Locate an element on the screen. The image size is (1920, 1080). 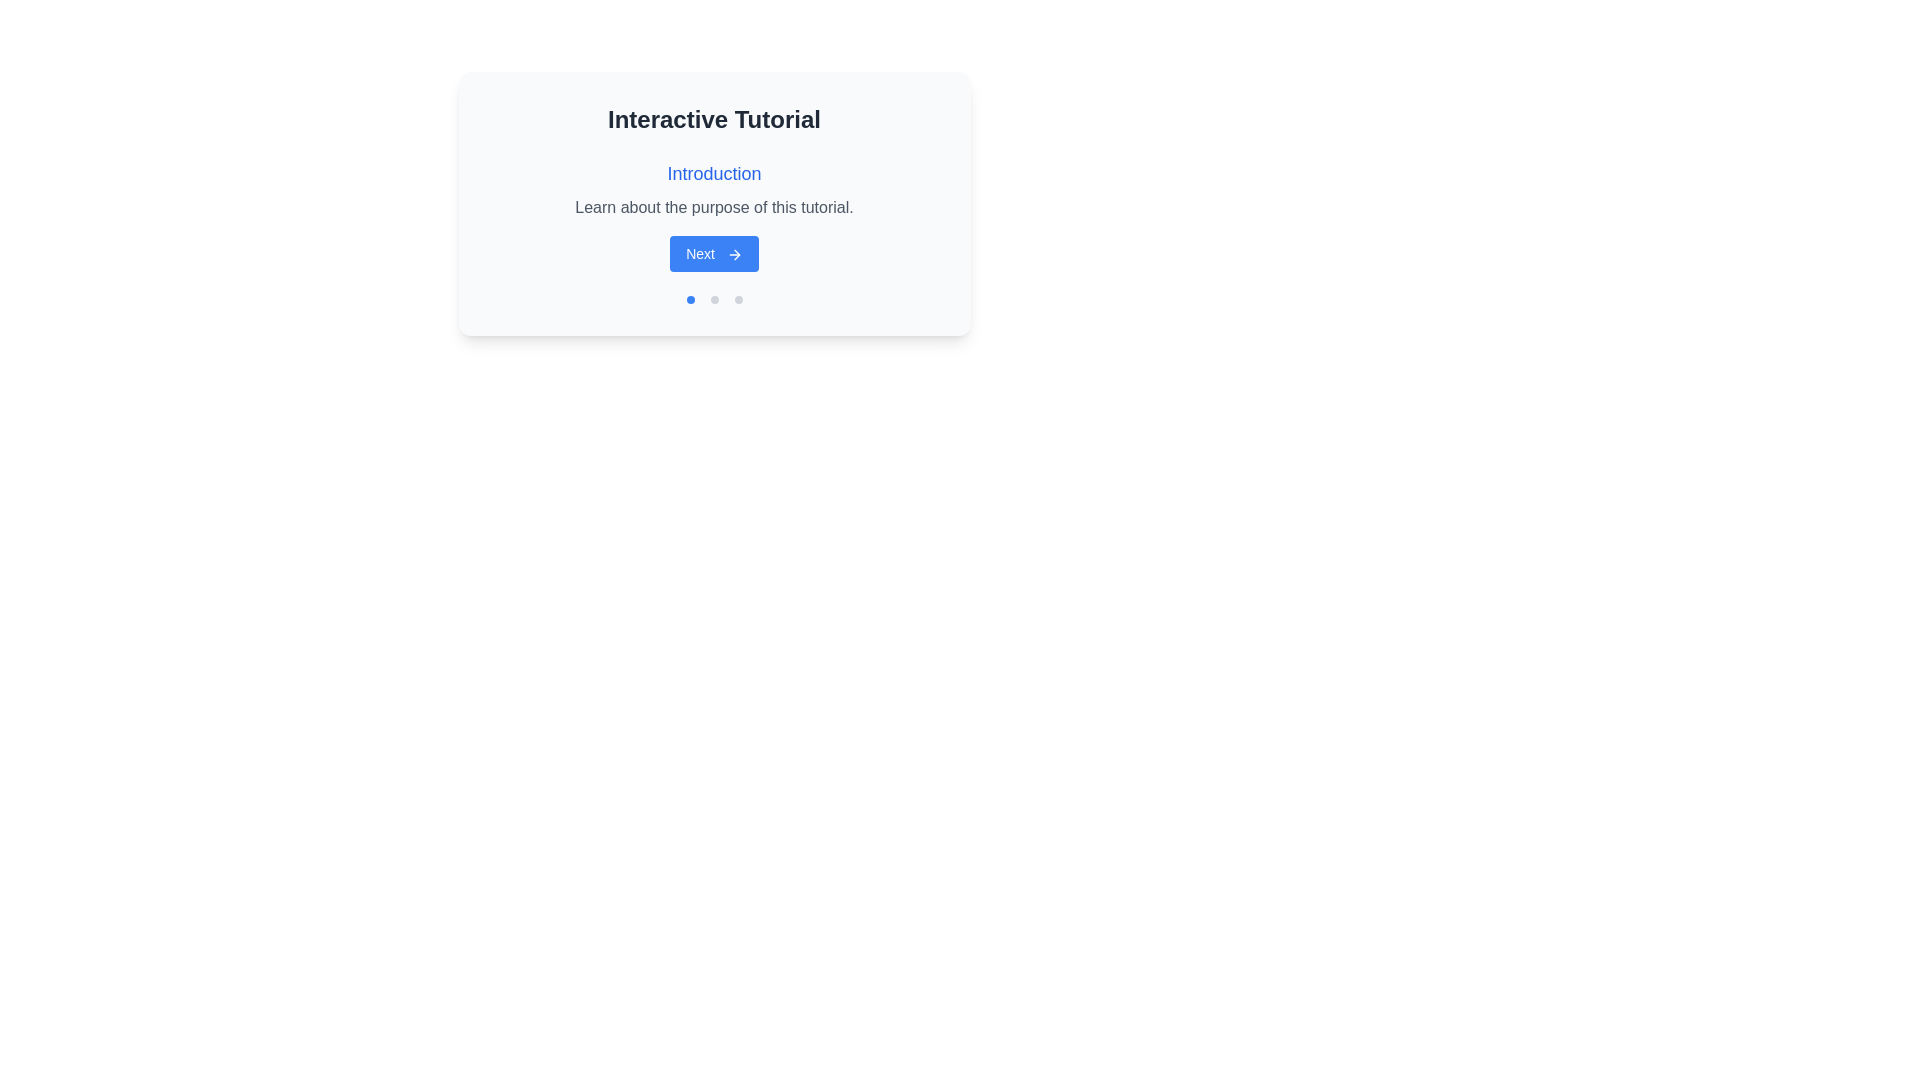
the blue navigation button located at the bottom center of the content area to advance to the next step or page is located at coordinates (714, 253).